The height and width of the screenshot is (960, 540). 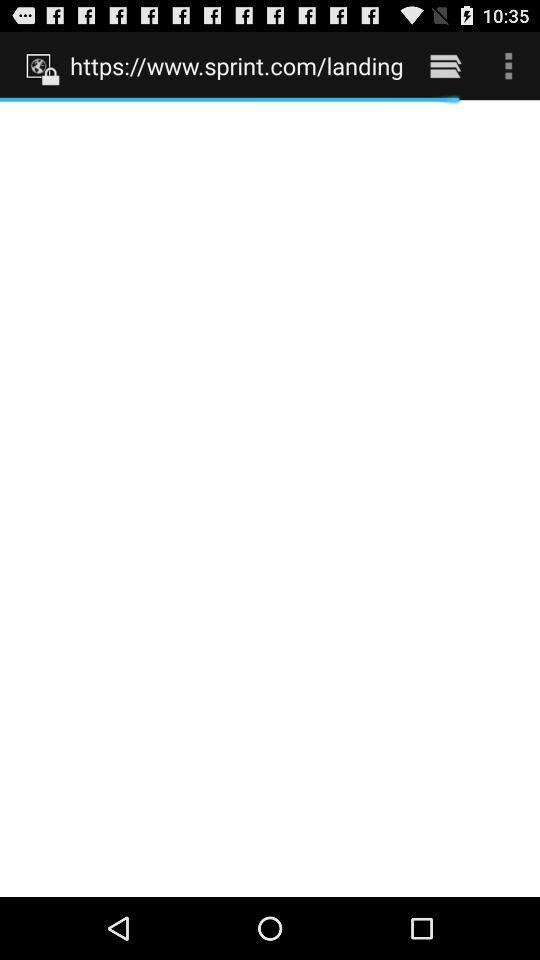 What do you see at coordinates (445, 65) in the screenshot?
I see `the item next to https www sprint item` at bounding box center [445, 65].